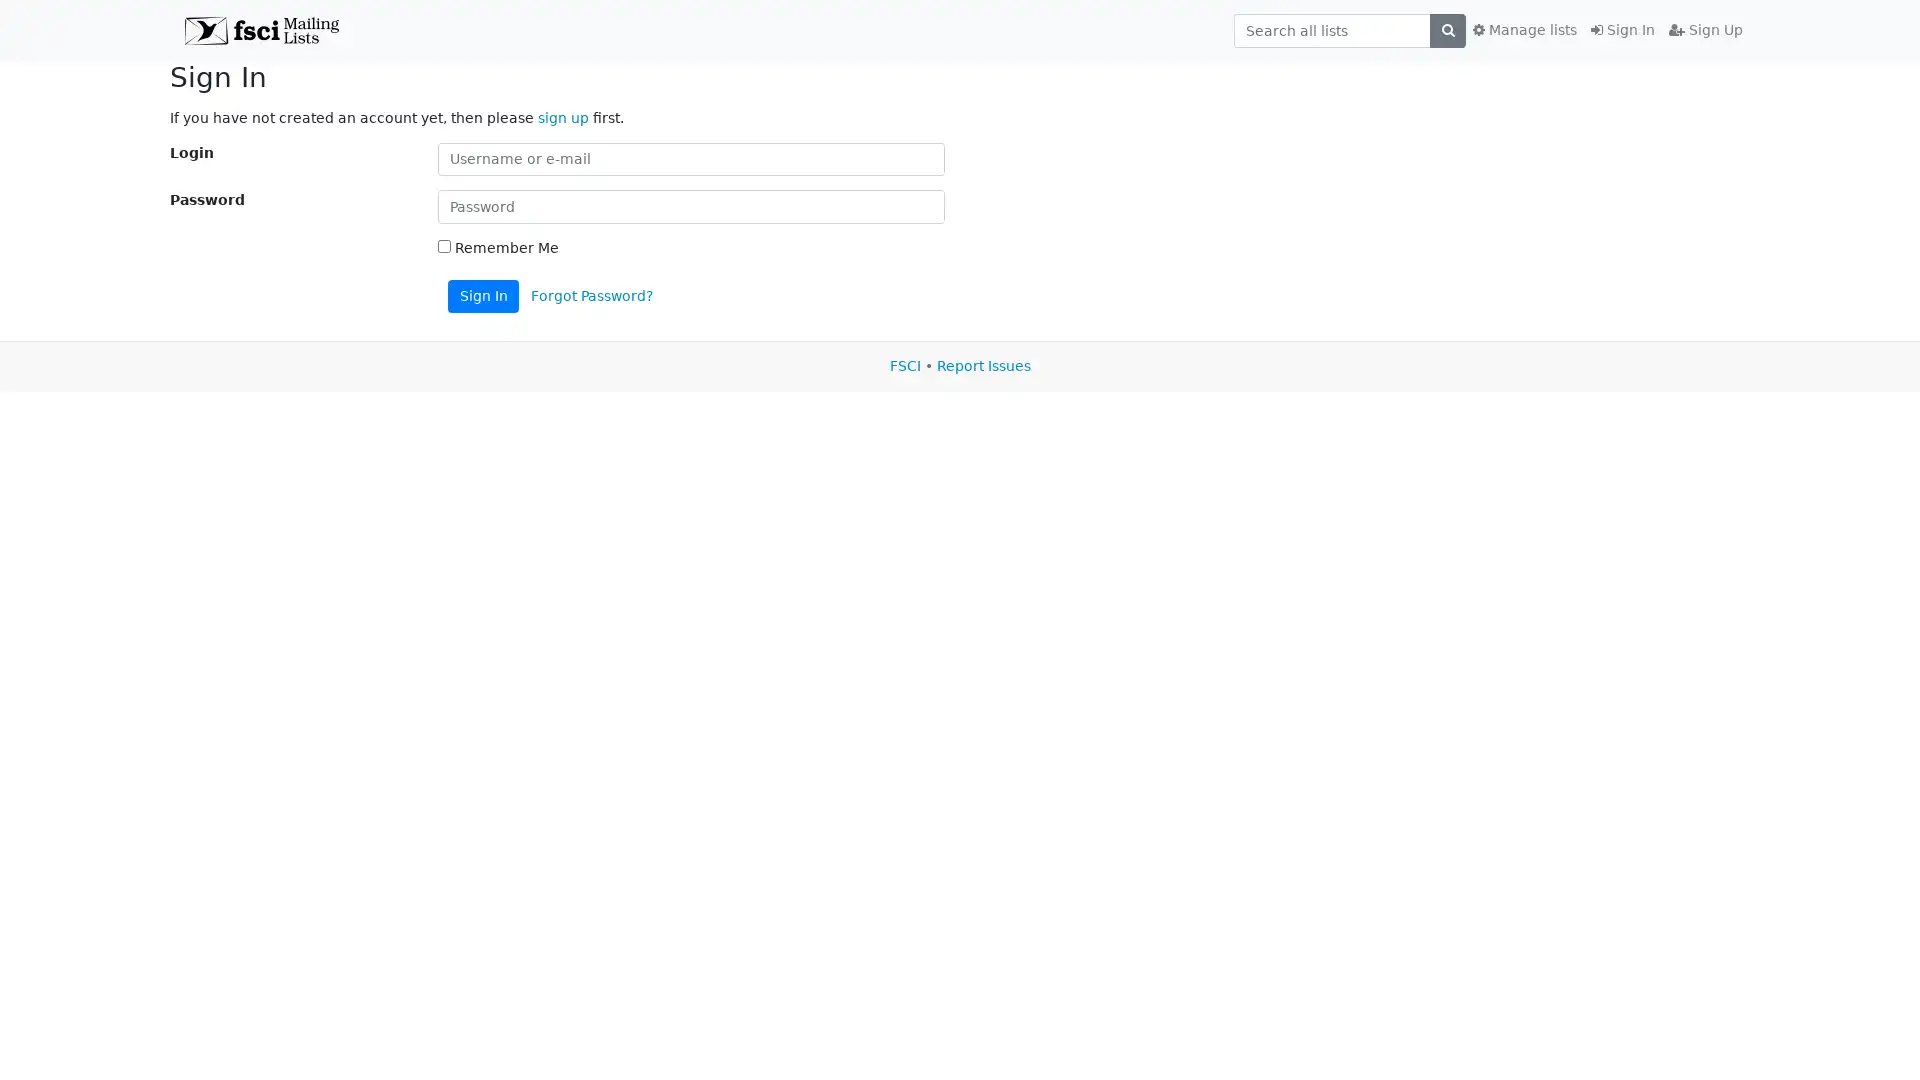 Image resolution: width=1920 pixels, height=1080 pixels. What do you see at coordinates (483, 296) in the screenshot?
I see `Sign In` at bounding box center [483, 296].